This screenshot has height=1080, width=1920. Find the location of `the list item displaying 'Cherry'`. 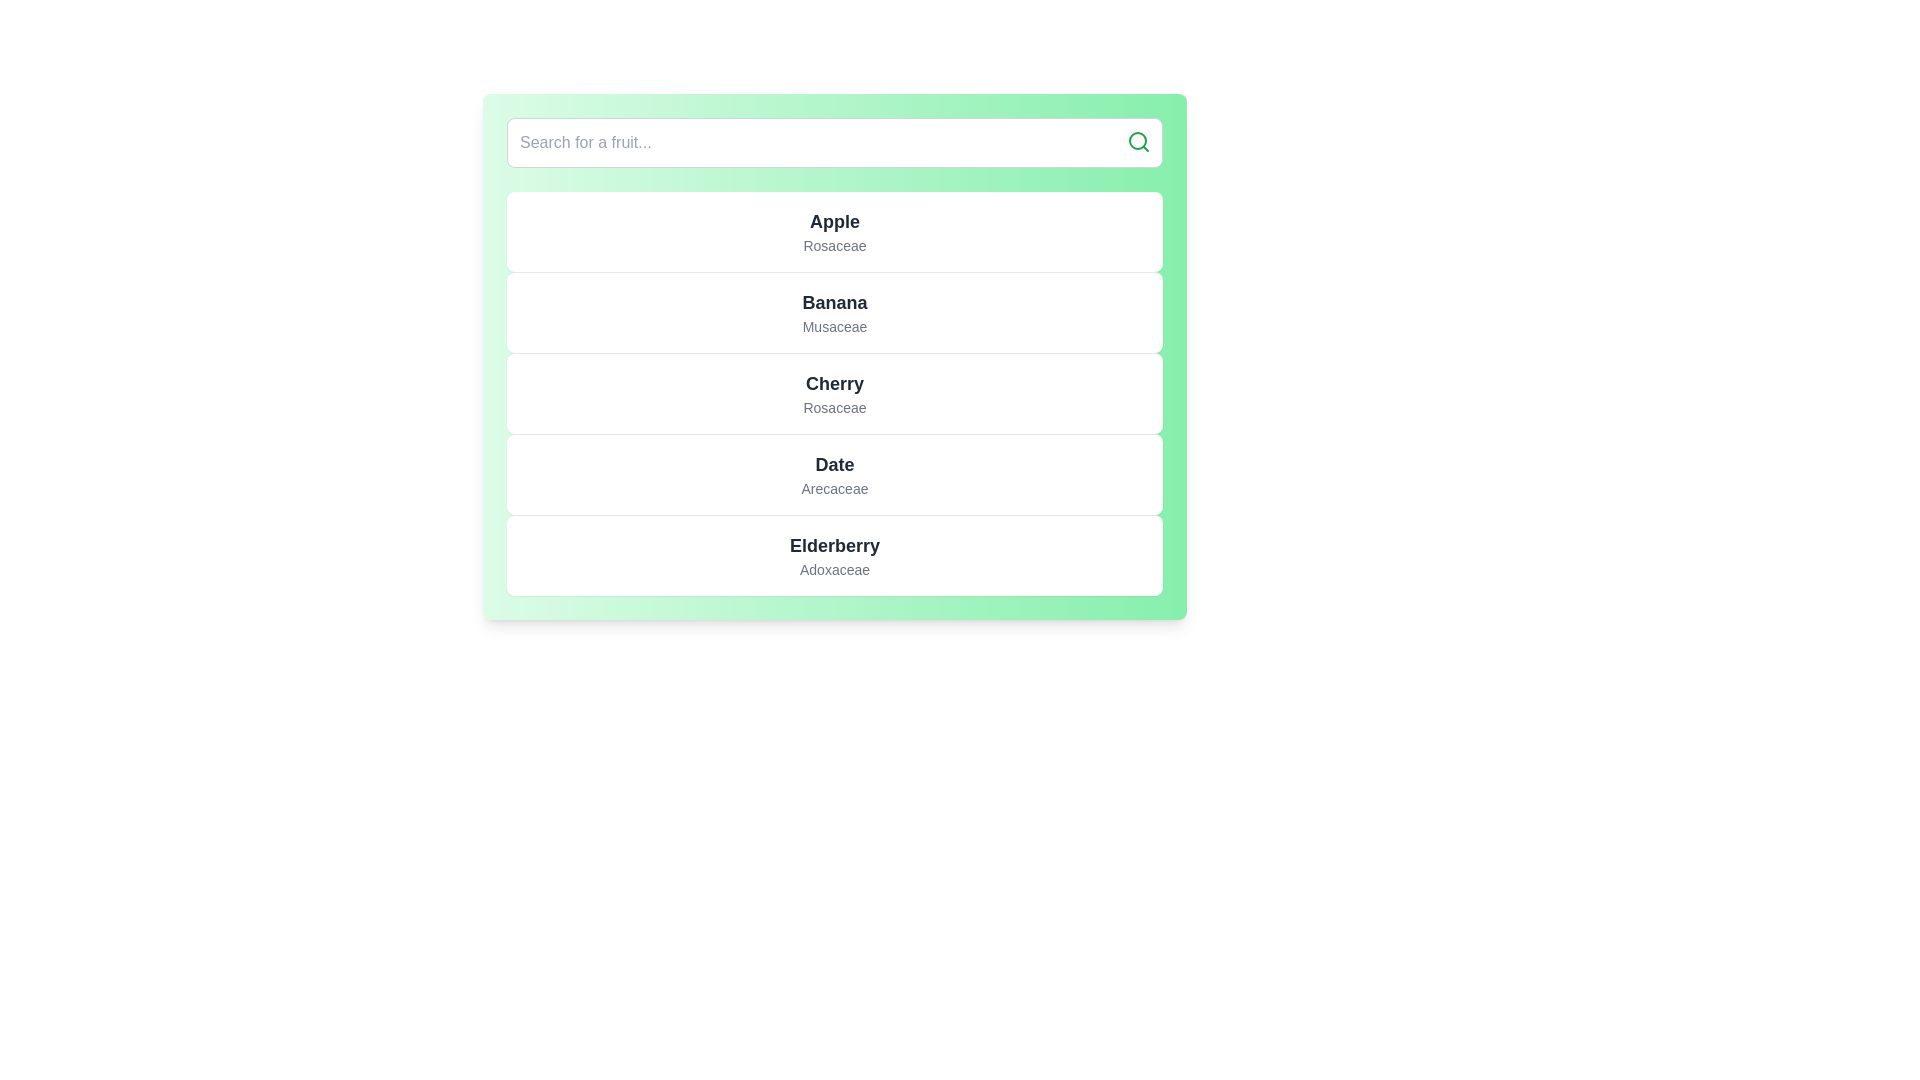

the list item displaying 'Cherry' is located at coordinates (835, 393).